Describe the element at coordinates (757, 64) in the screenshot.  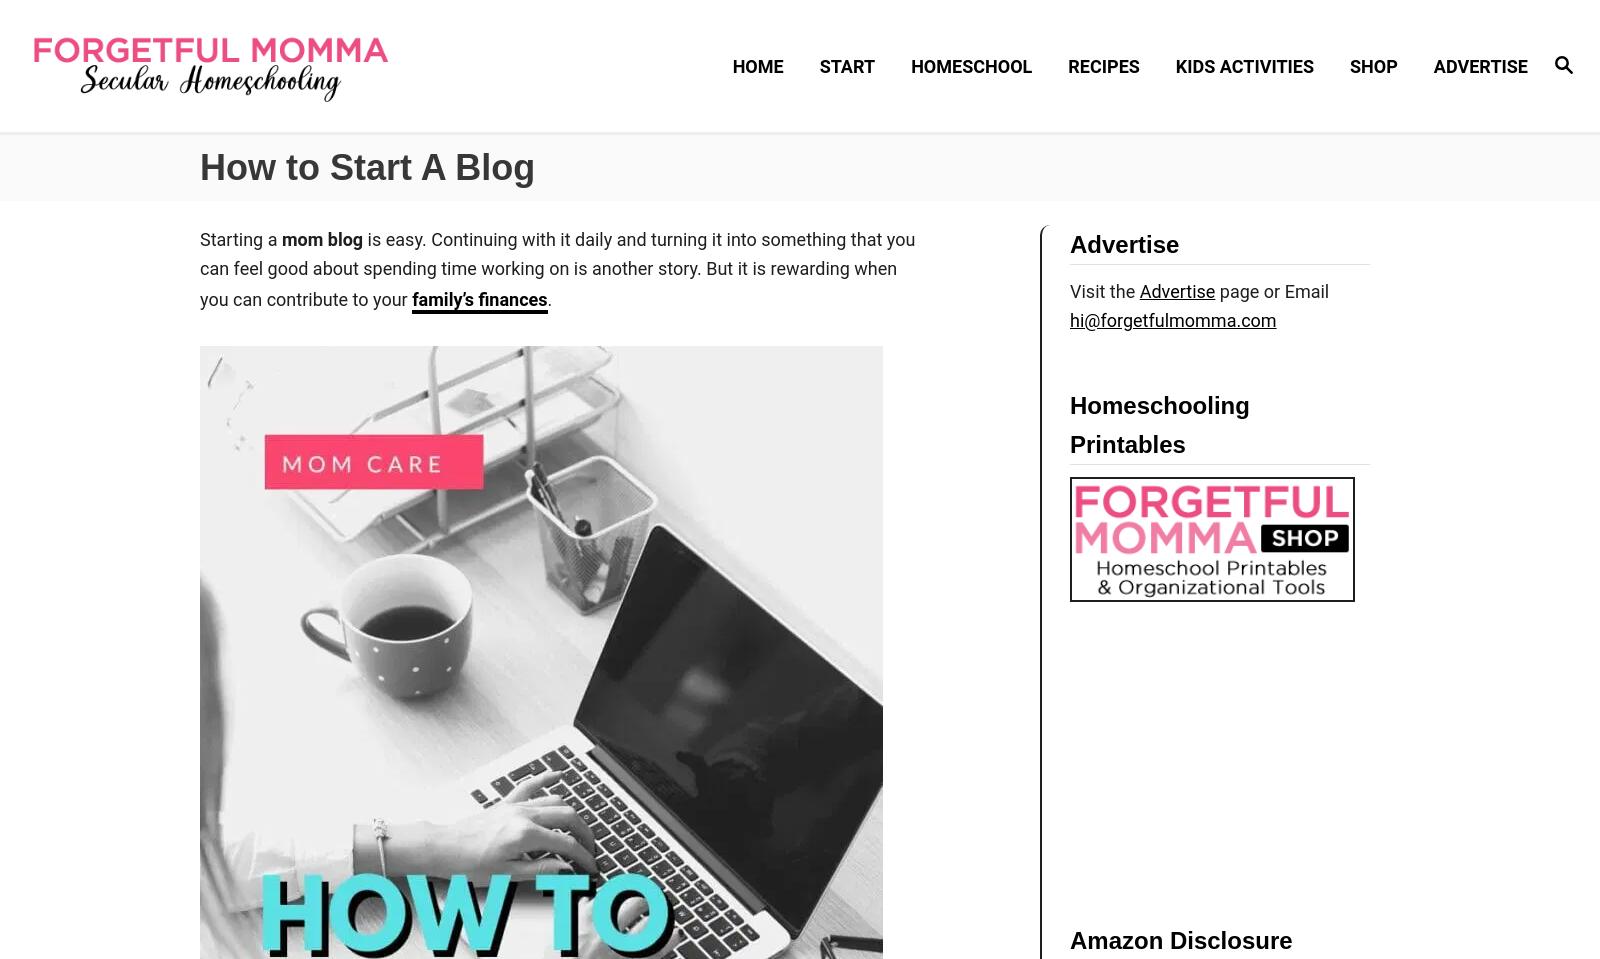
I see `'Home'` at that location.